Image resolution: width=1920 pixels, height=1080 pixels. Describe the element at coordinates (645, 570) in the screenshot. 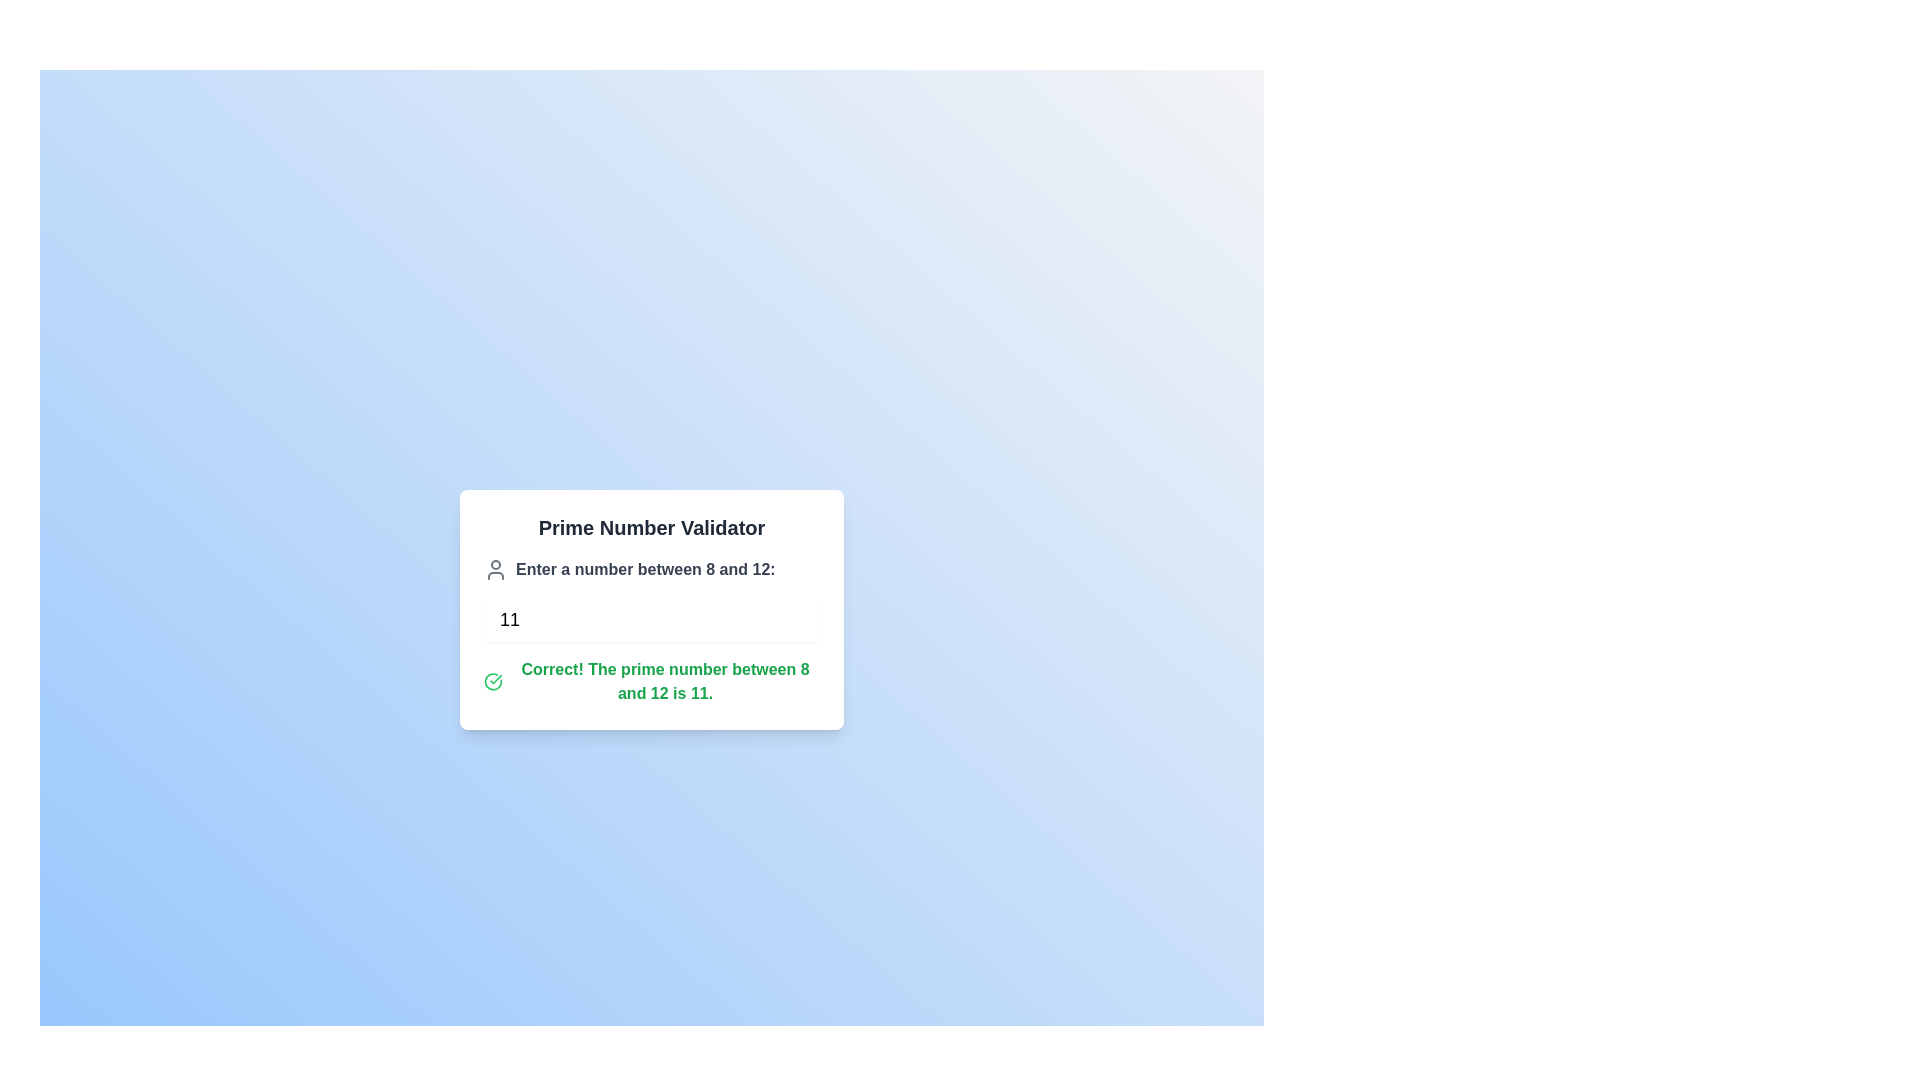

I see `the instruction text label that informs users to enter a numerical input within the specified range of 8 to 12 in the 'Prime Number Validator' section` at that location.